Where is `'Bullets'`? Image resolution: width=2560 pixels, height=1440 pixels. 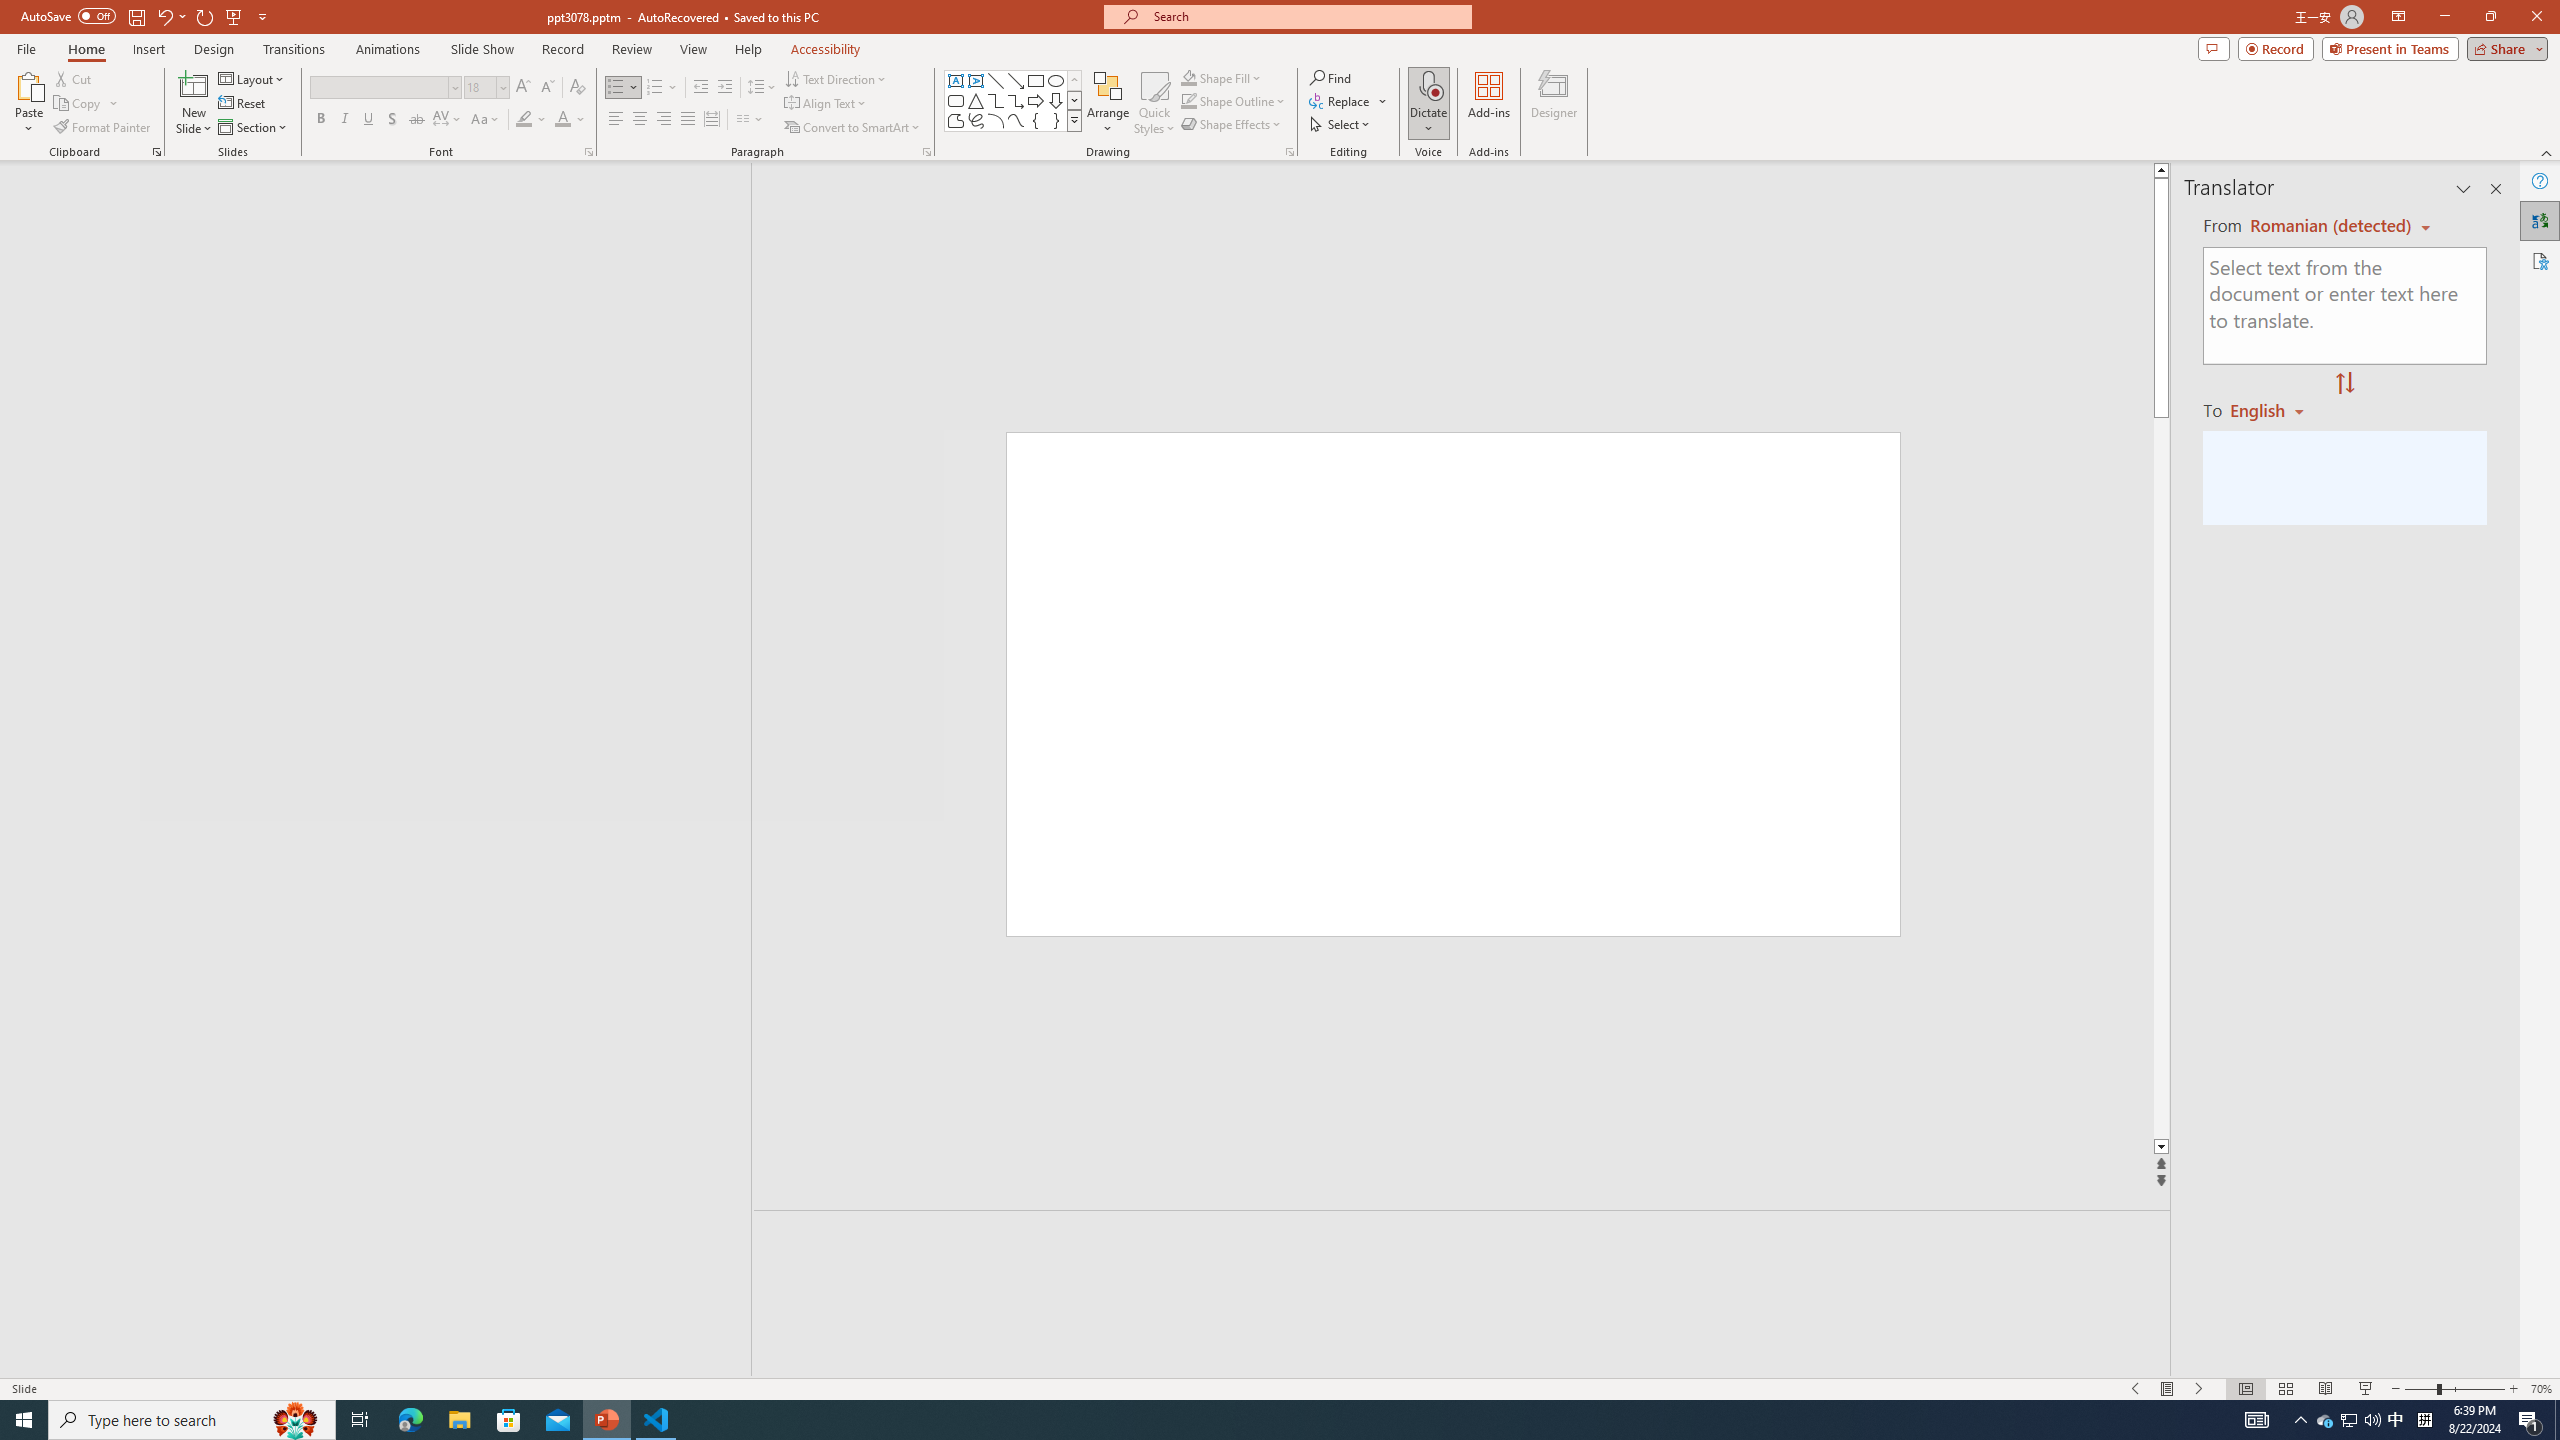 'Bullets' is located at coordinates (615, 87).